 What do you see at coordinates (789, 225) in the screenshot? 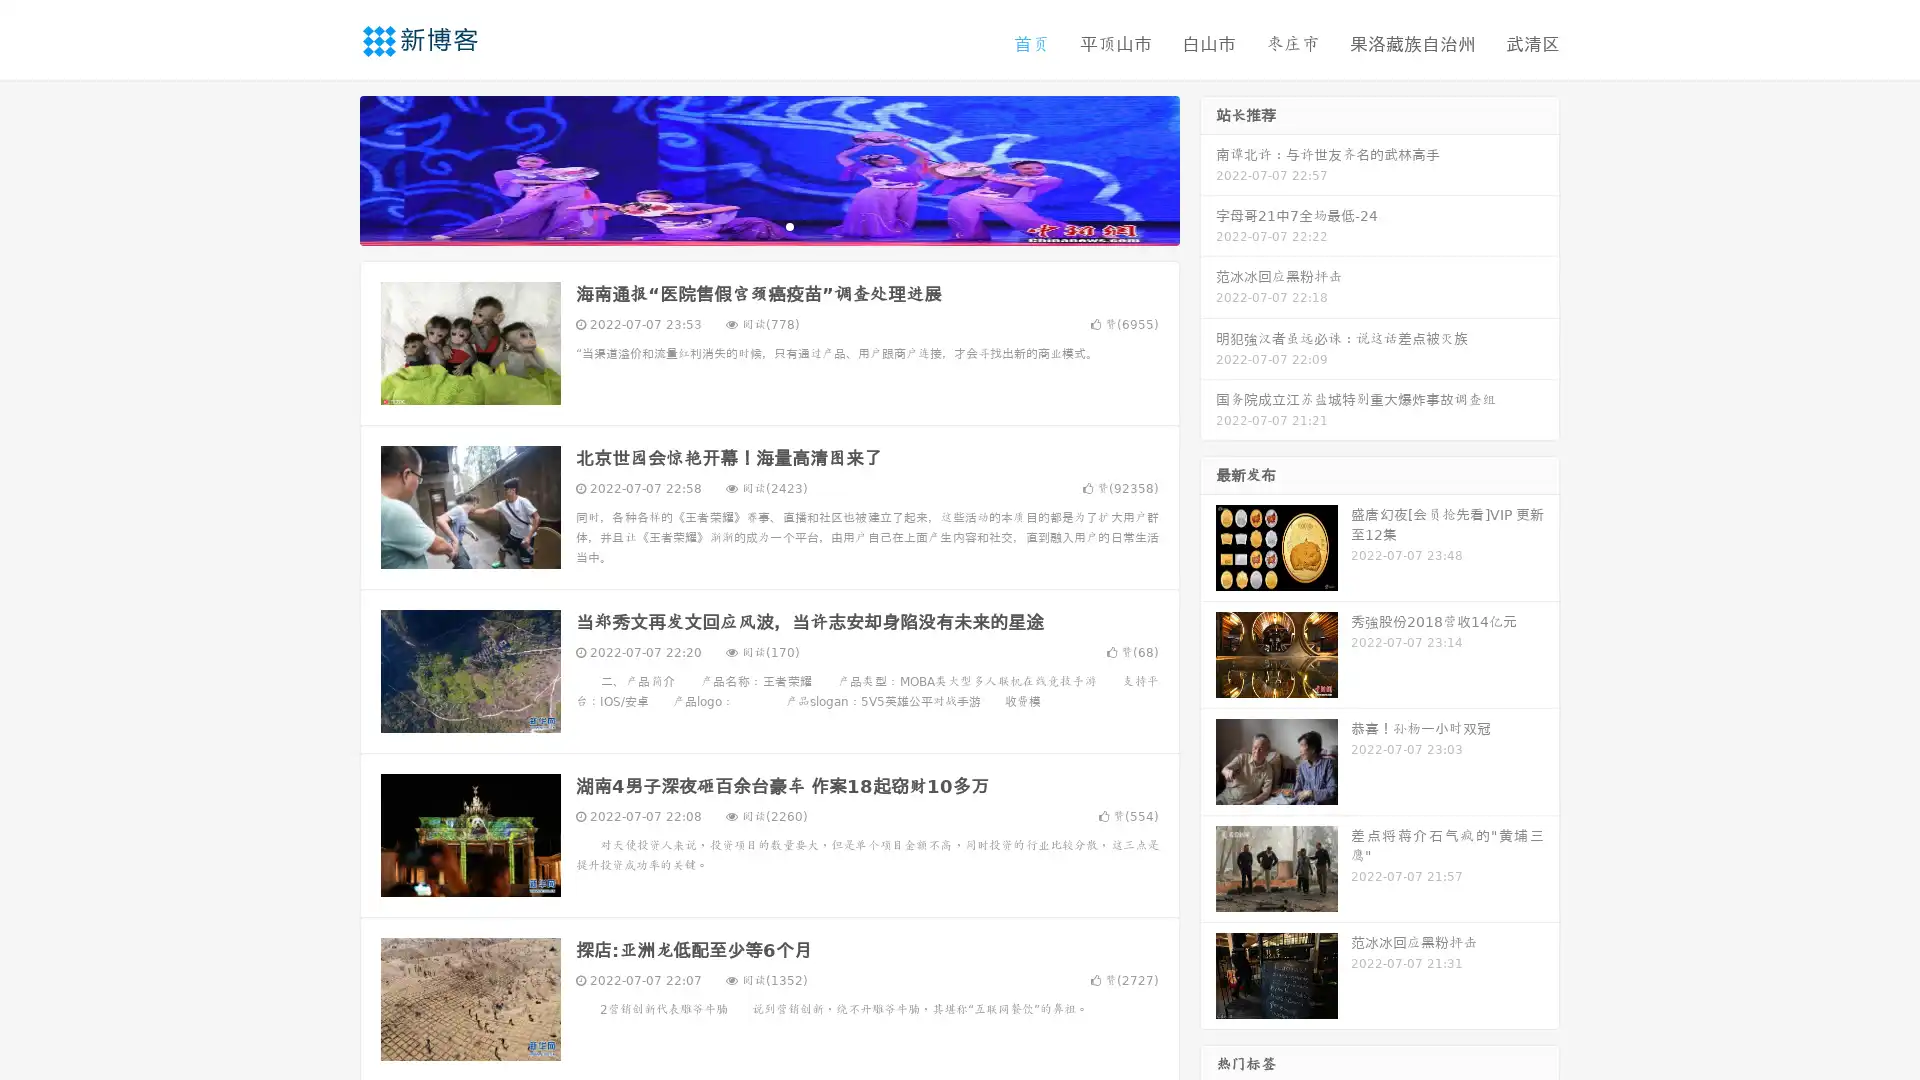
I see `Go to slide 3` at bounding box center [789, 225].